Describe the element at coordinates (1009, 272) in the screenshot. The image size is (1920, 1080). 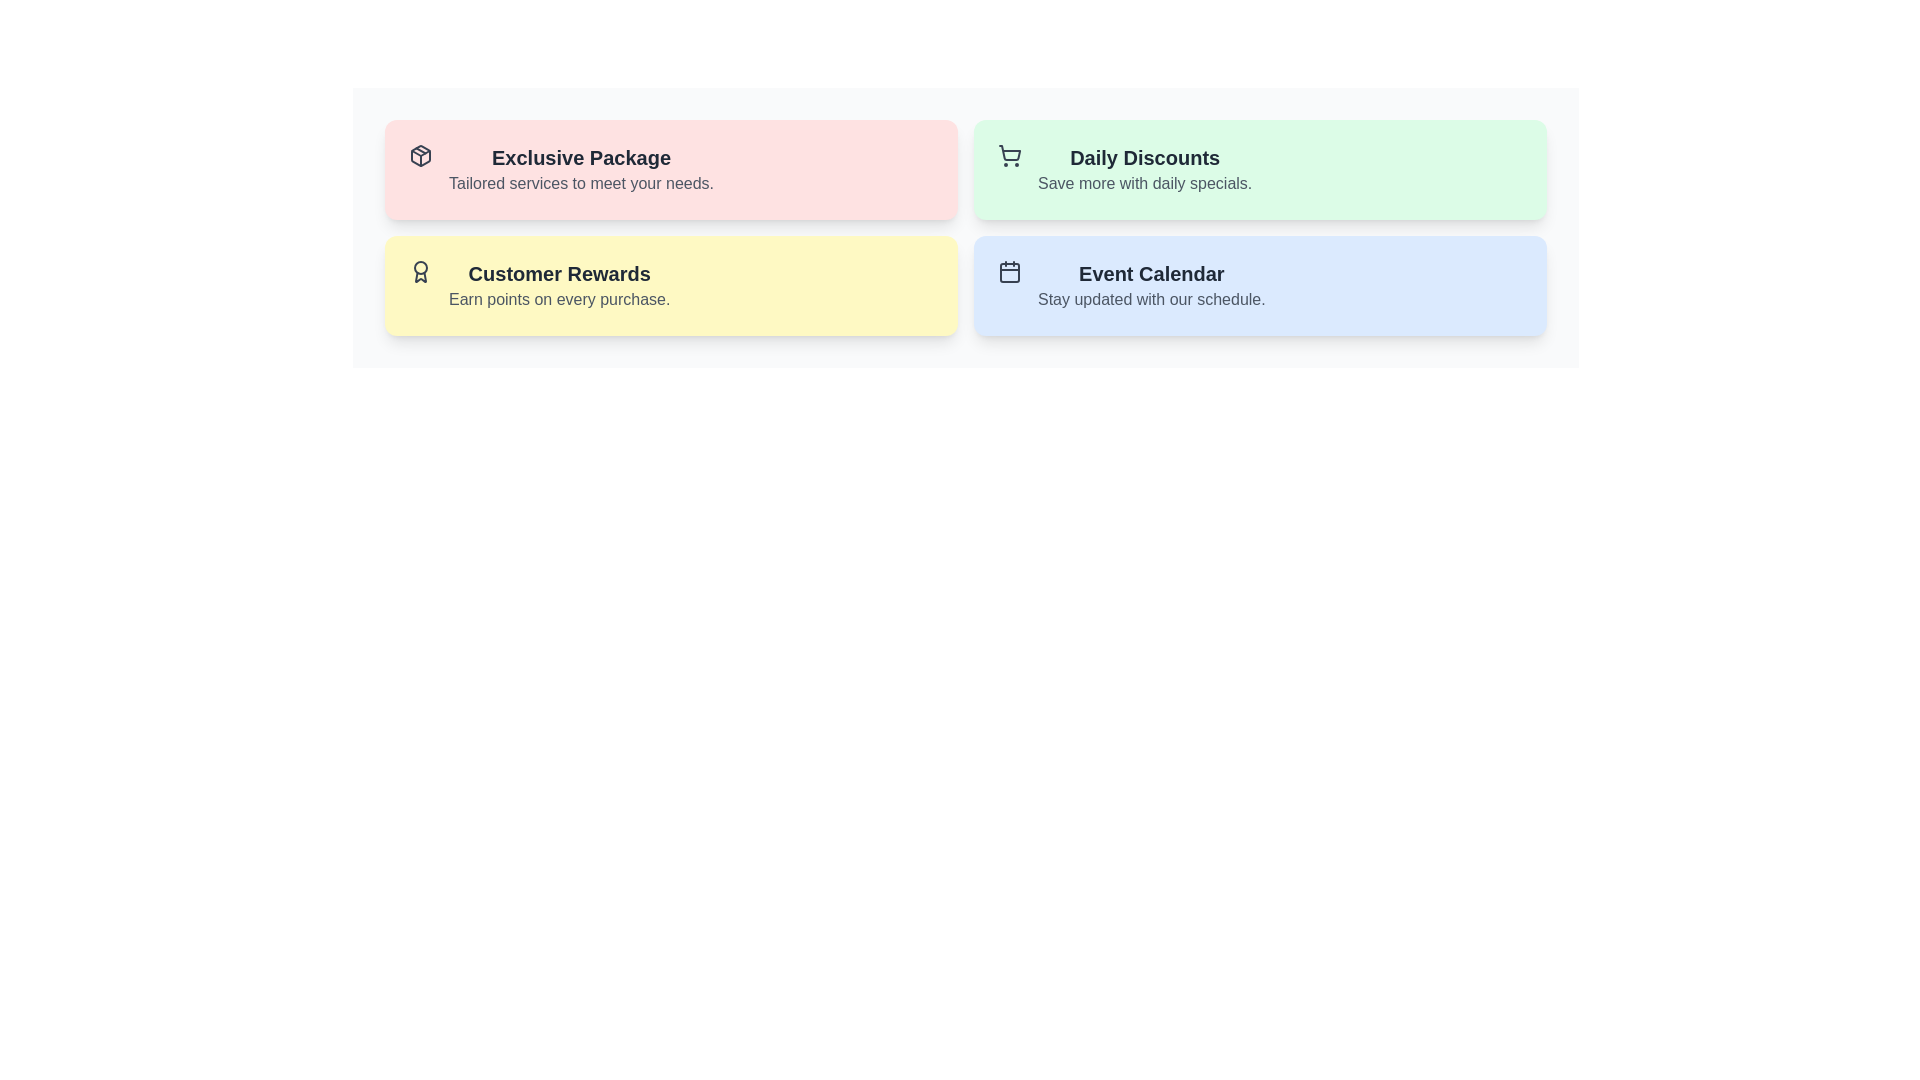
I see `the interactive icon representing the 'Event Calendar', located at the top left inside the blue card labeled 'Event Calendar'` at that location.